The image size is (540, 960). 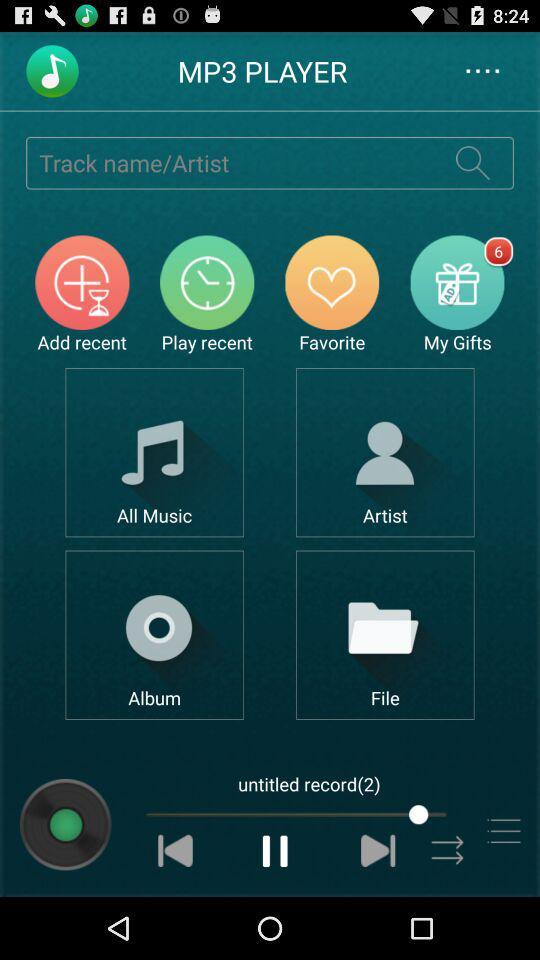 I want to click on show all music, so click(x=153, y=452).